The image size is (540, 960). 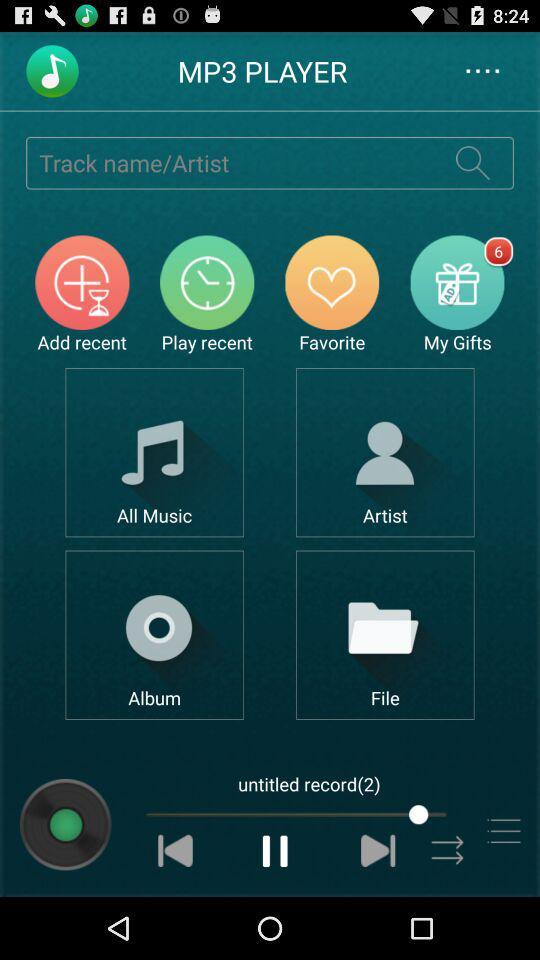 I want to click on show all music, so click(x=153, y=452).